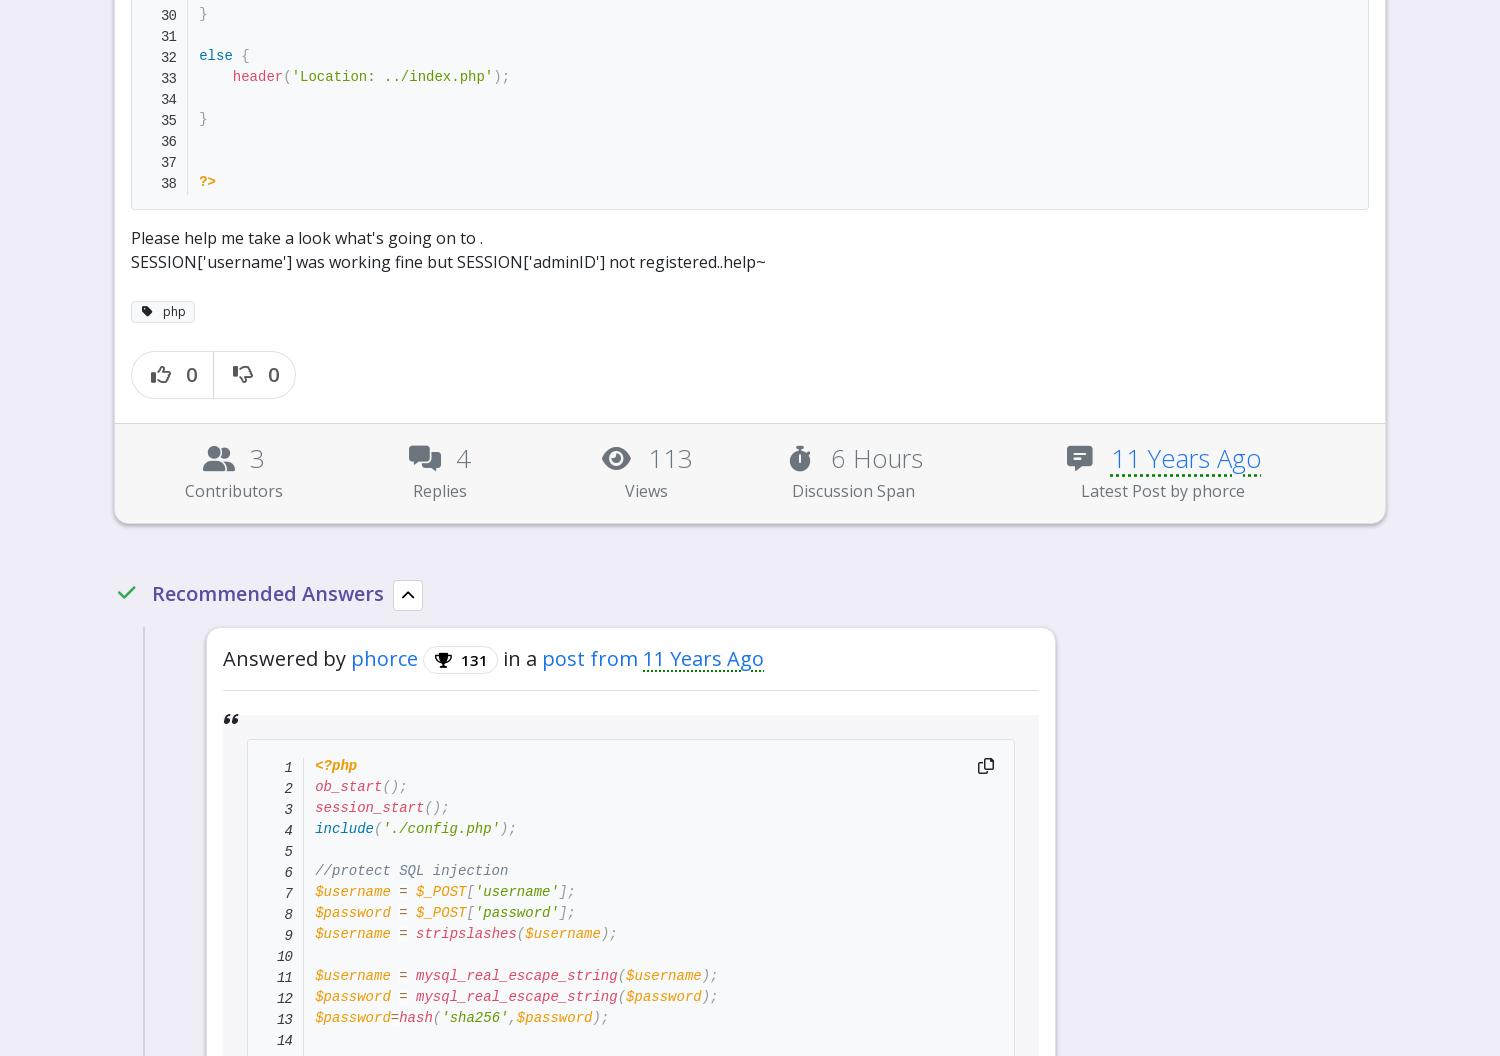 The height and width of the screenshot is (1056, 1500). Describe the element at coordinates (1153, 198) in the screenshot. I see `'Topics Feed'` at that location.